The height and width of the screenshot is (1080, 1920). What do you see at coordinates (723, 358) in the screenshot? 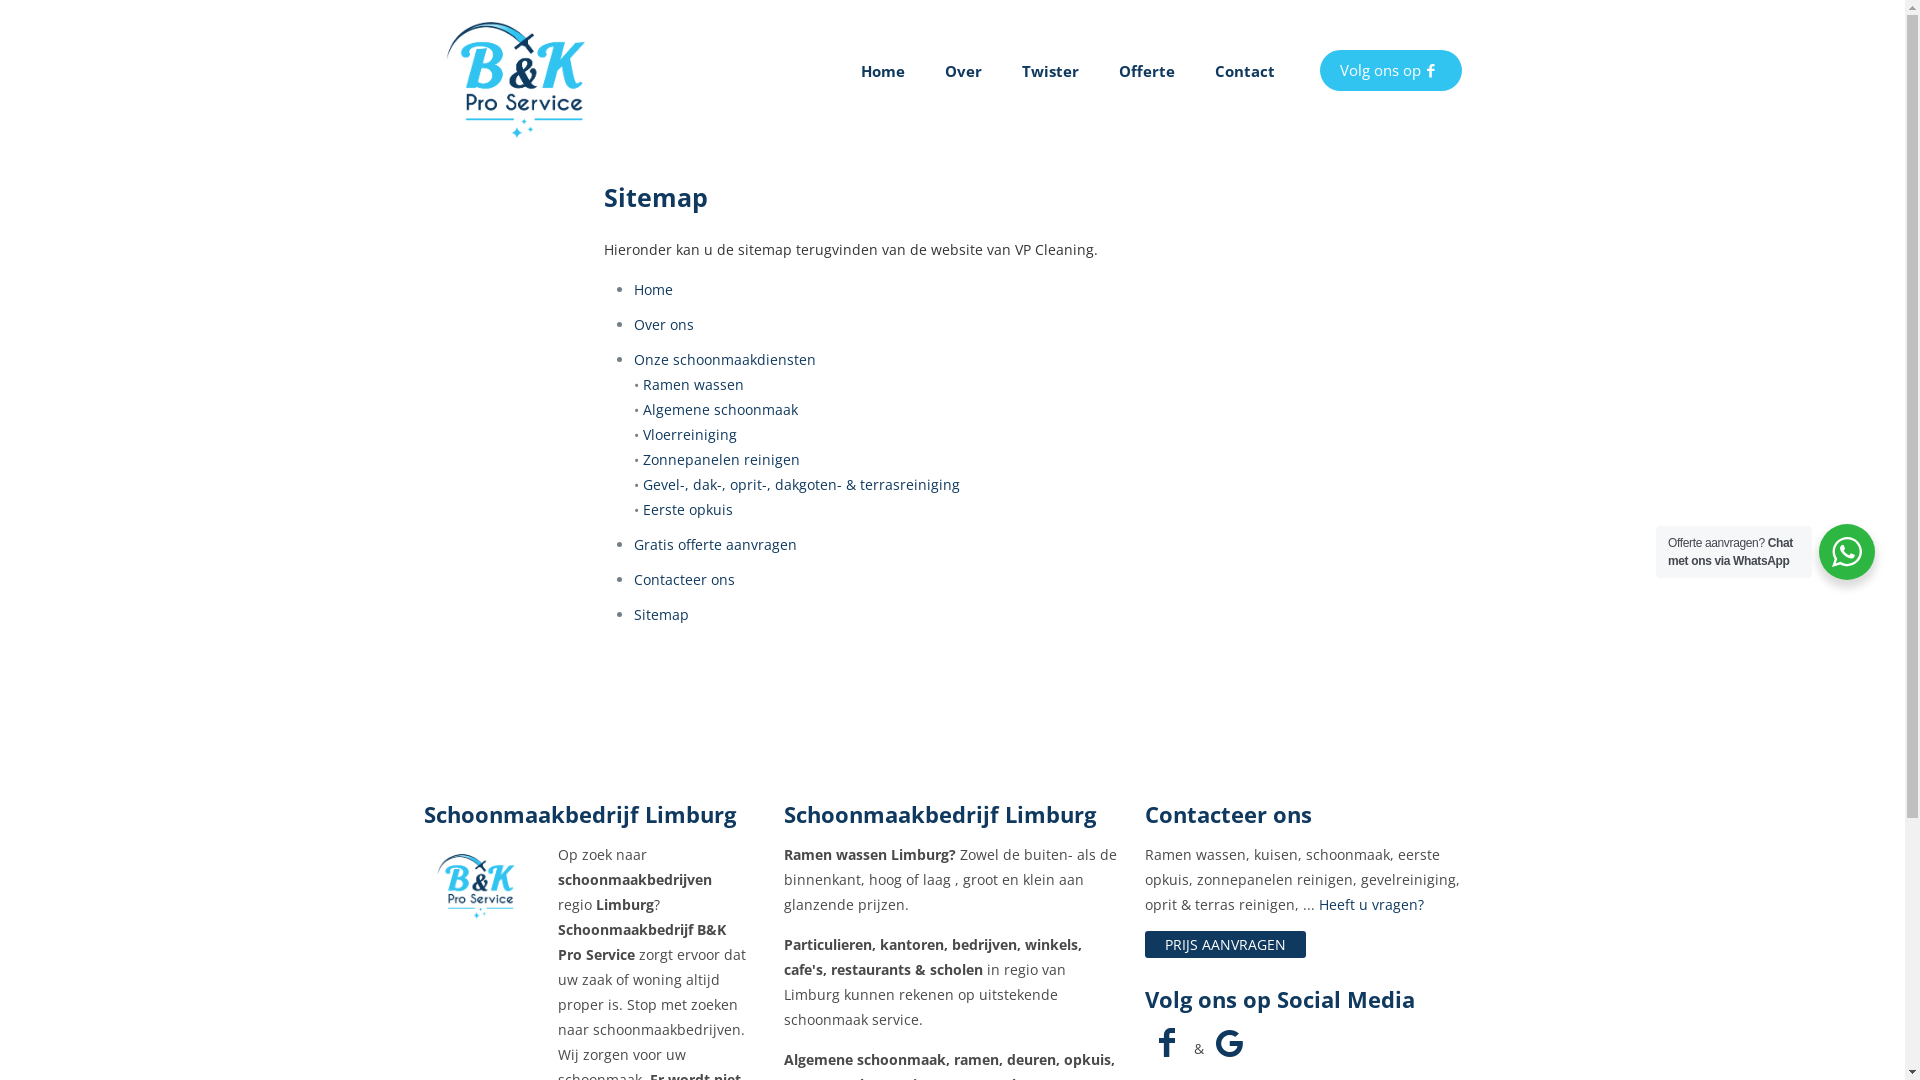
I see `'Onze schoonmaakdiensten'` at bounding box center [723, 358].